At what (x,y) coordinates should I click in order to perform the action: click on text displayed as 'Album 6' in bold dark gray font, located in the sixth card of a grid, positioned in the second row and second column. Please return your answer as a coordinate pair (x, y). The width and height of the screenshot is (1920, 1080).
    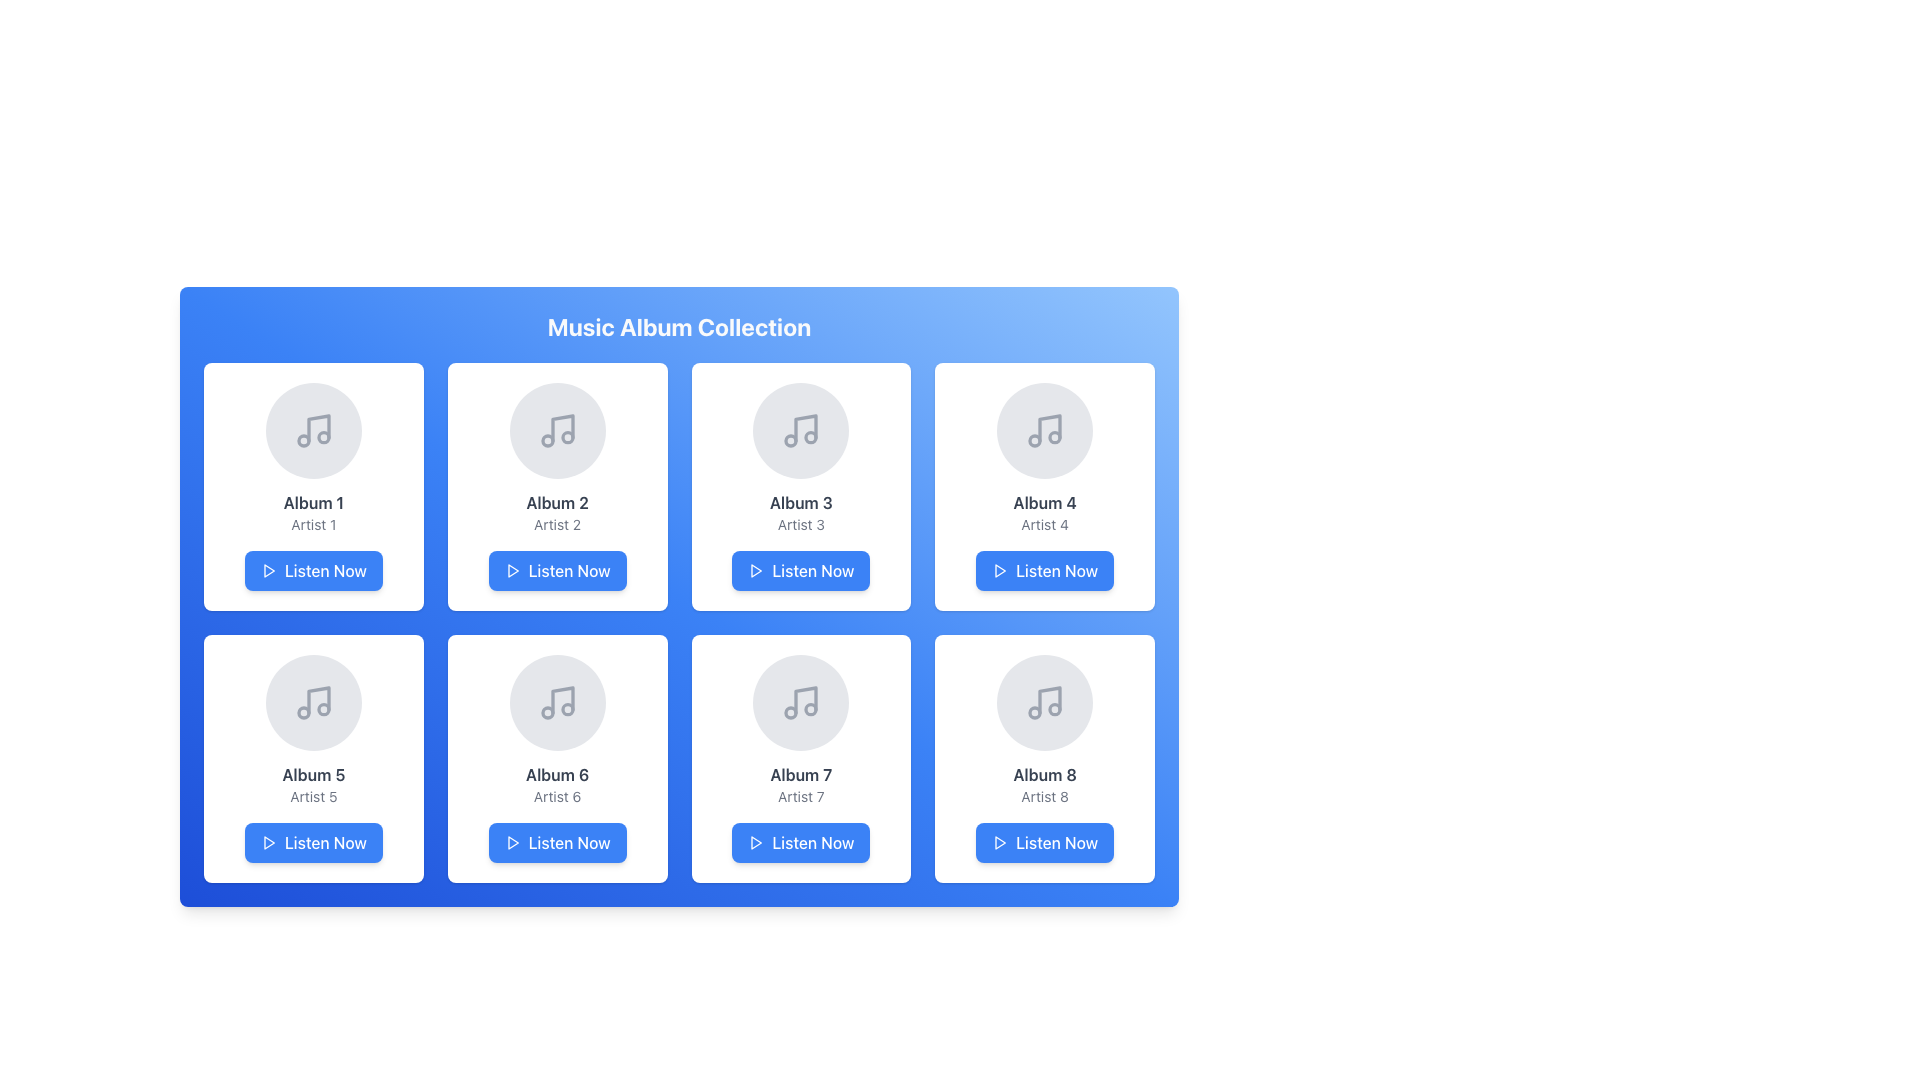
    Looking at the image, I should click on (557, 774).